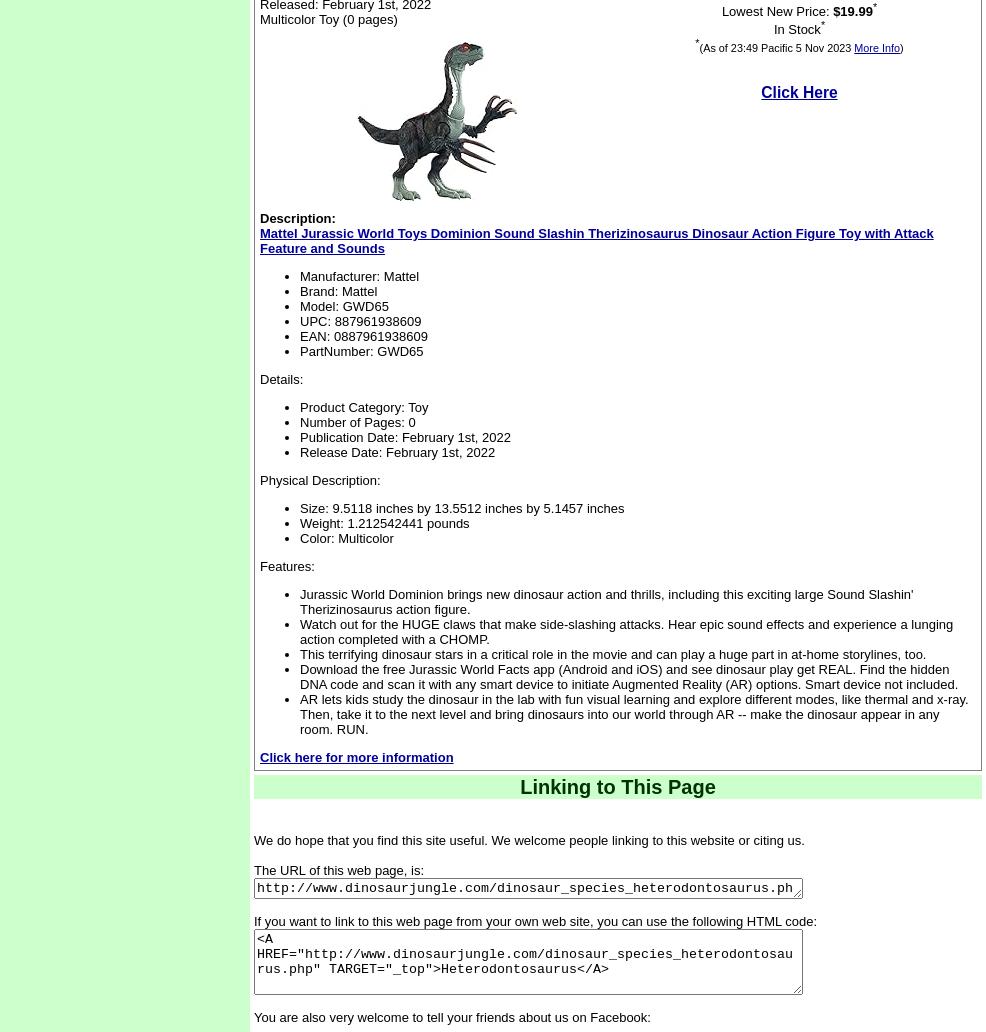 The height and width of the screenshot is (1032, 986). I want to click on 'Mattel Jurassic World Toys Dominion Sound Slashin Therizinosaurus Dinosaur Action Figure Toy with Attack Feature and Sounds', so click(596, 239).